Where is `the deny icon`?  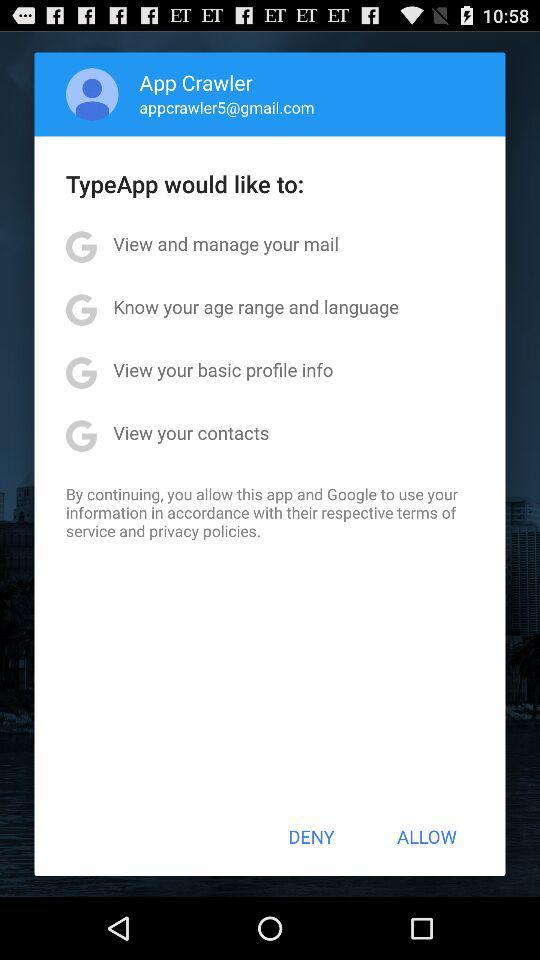
the deny icon is located at coordinates (311, 836).